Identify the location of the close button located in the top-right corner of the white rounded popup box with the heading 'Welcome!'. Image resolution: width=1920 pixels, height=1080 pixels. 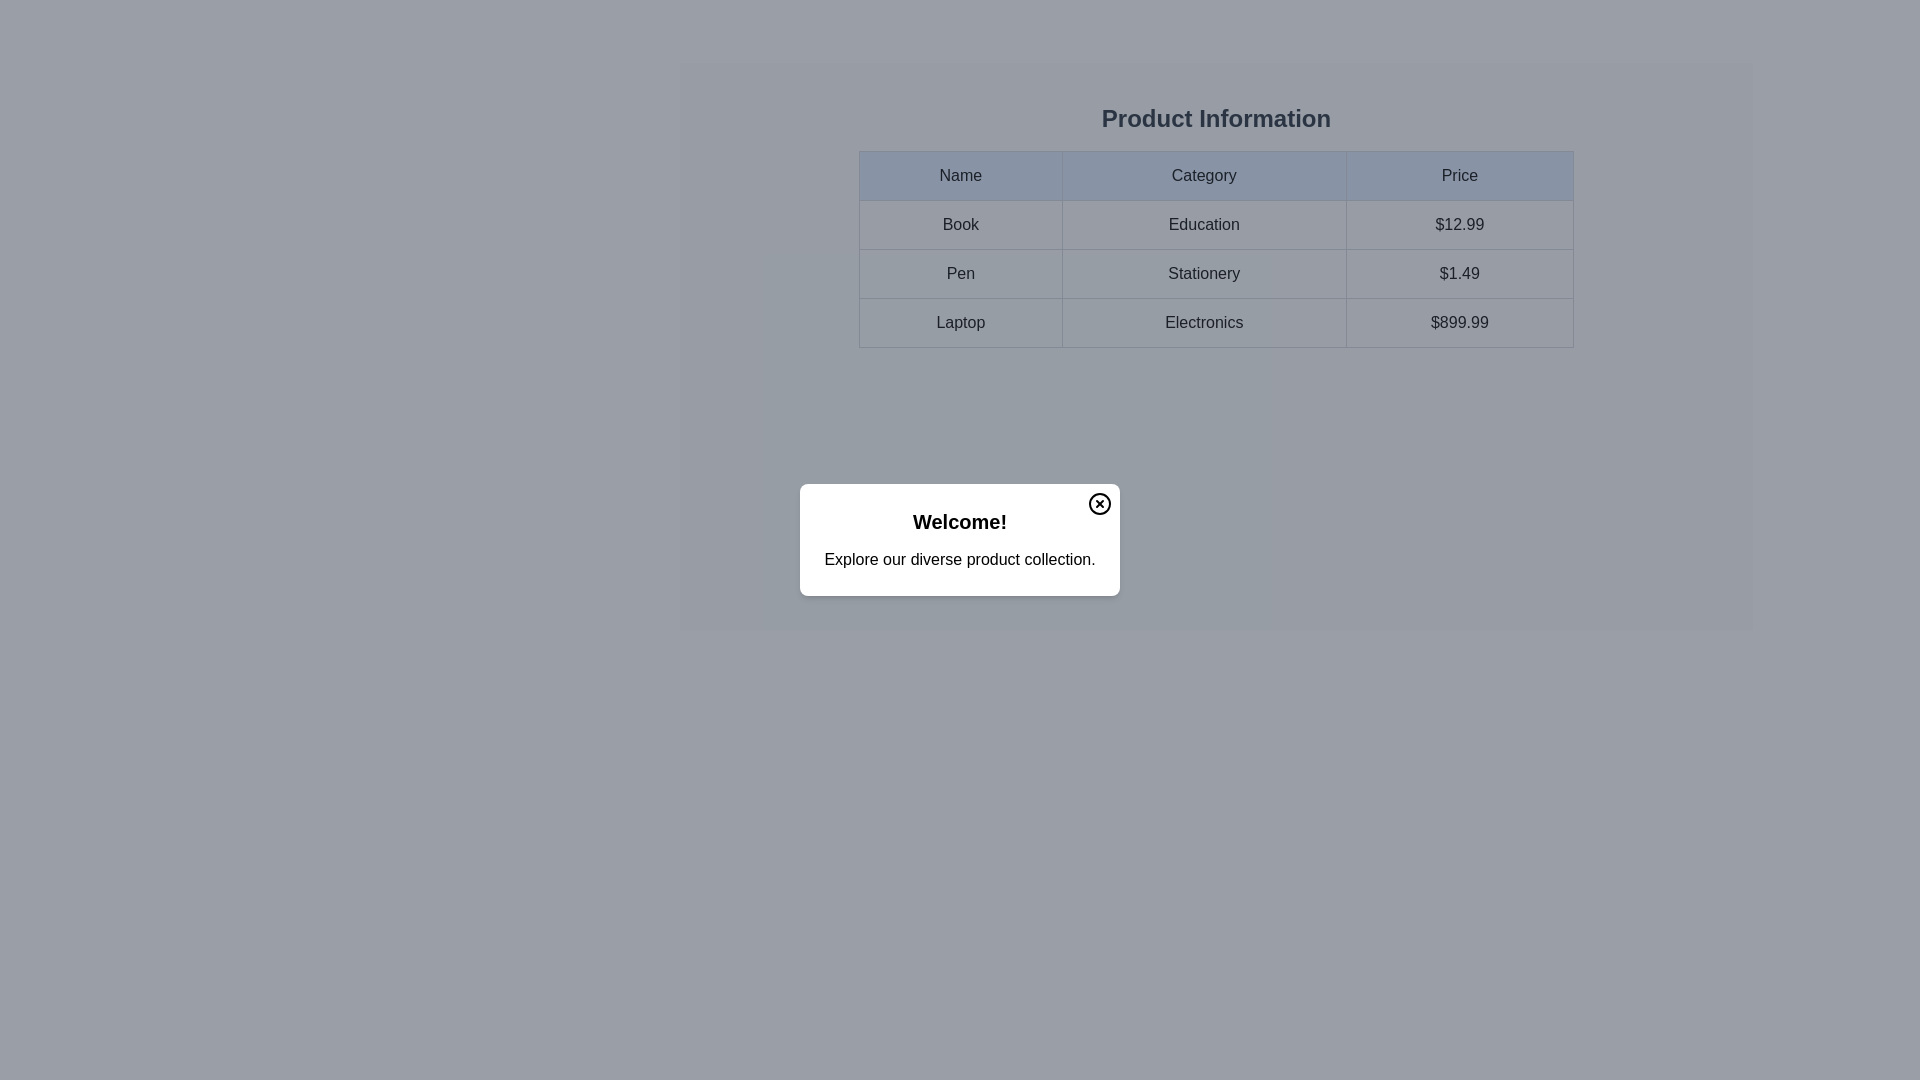
(1098, 503).